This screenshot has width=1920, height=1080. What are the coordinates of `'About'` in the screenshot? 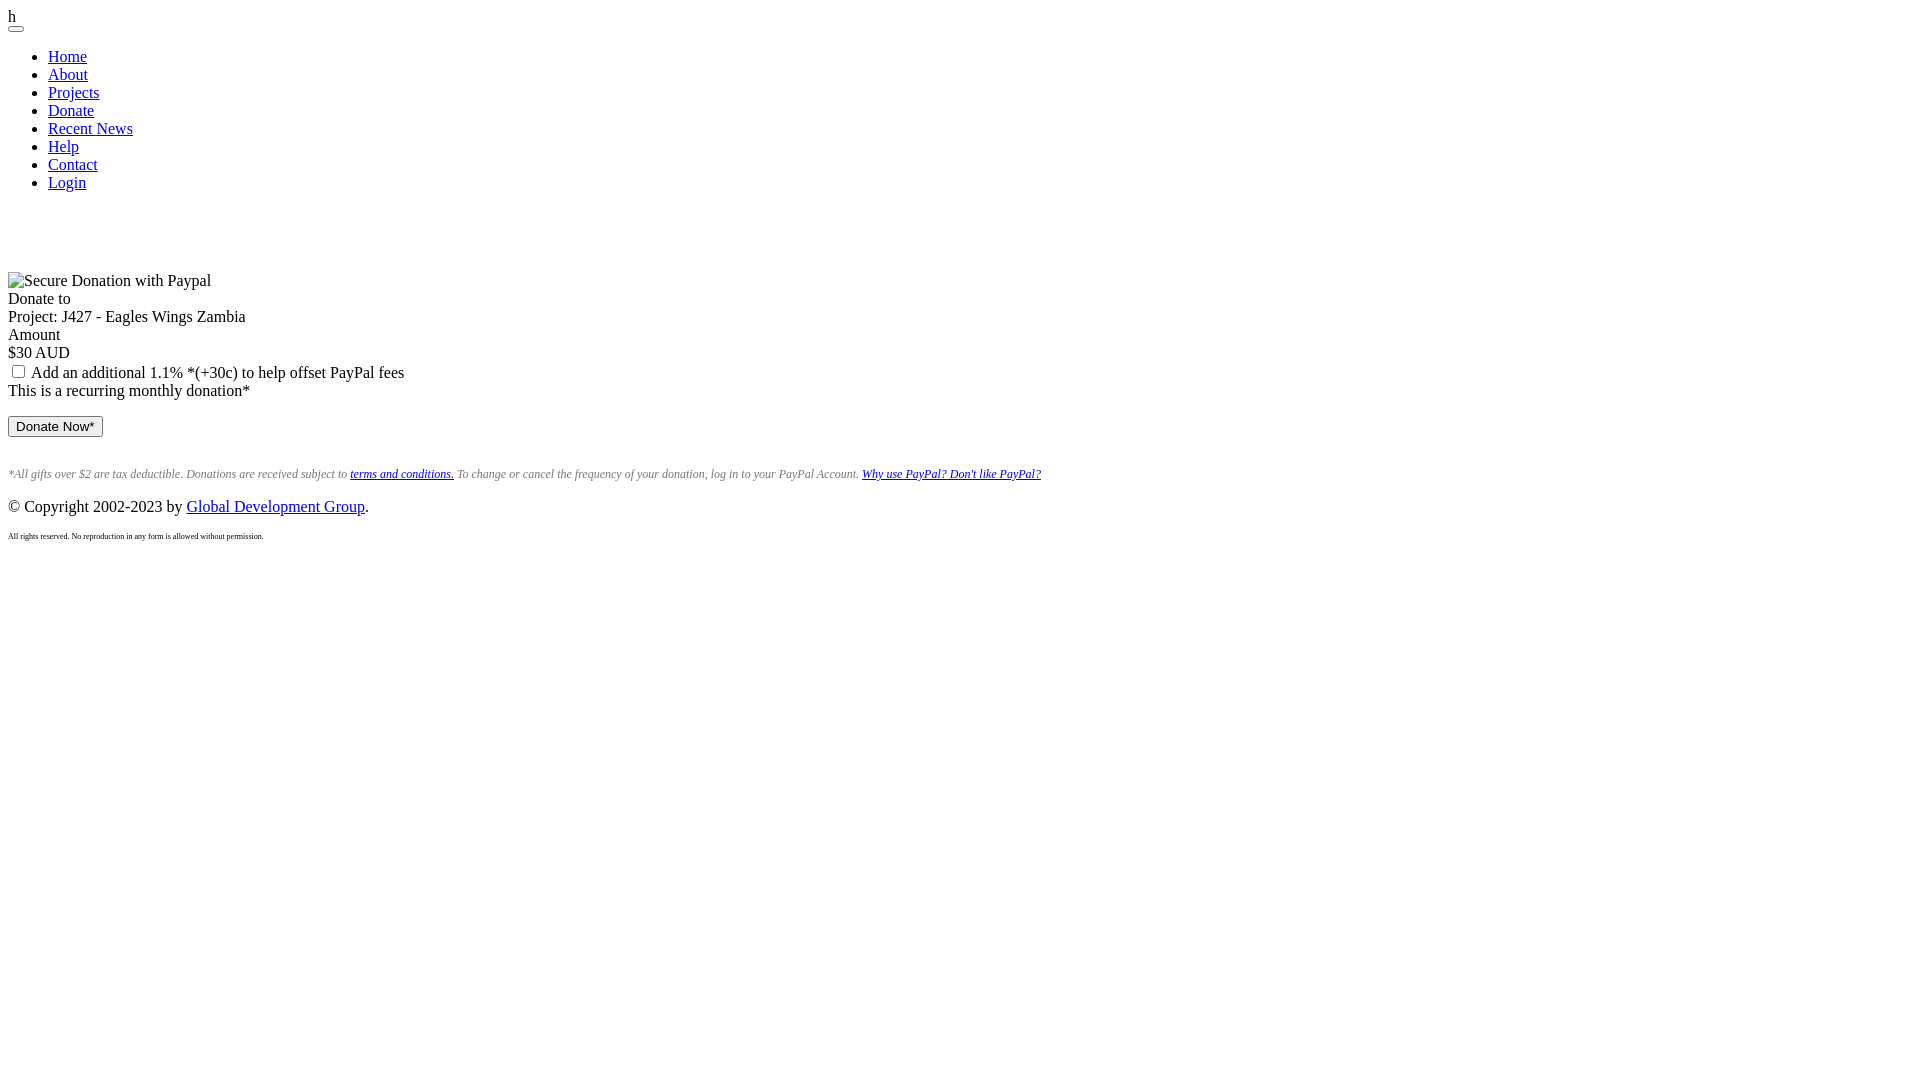 It's located at (67, 73).